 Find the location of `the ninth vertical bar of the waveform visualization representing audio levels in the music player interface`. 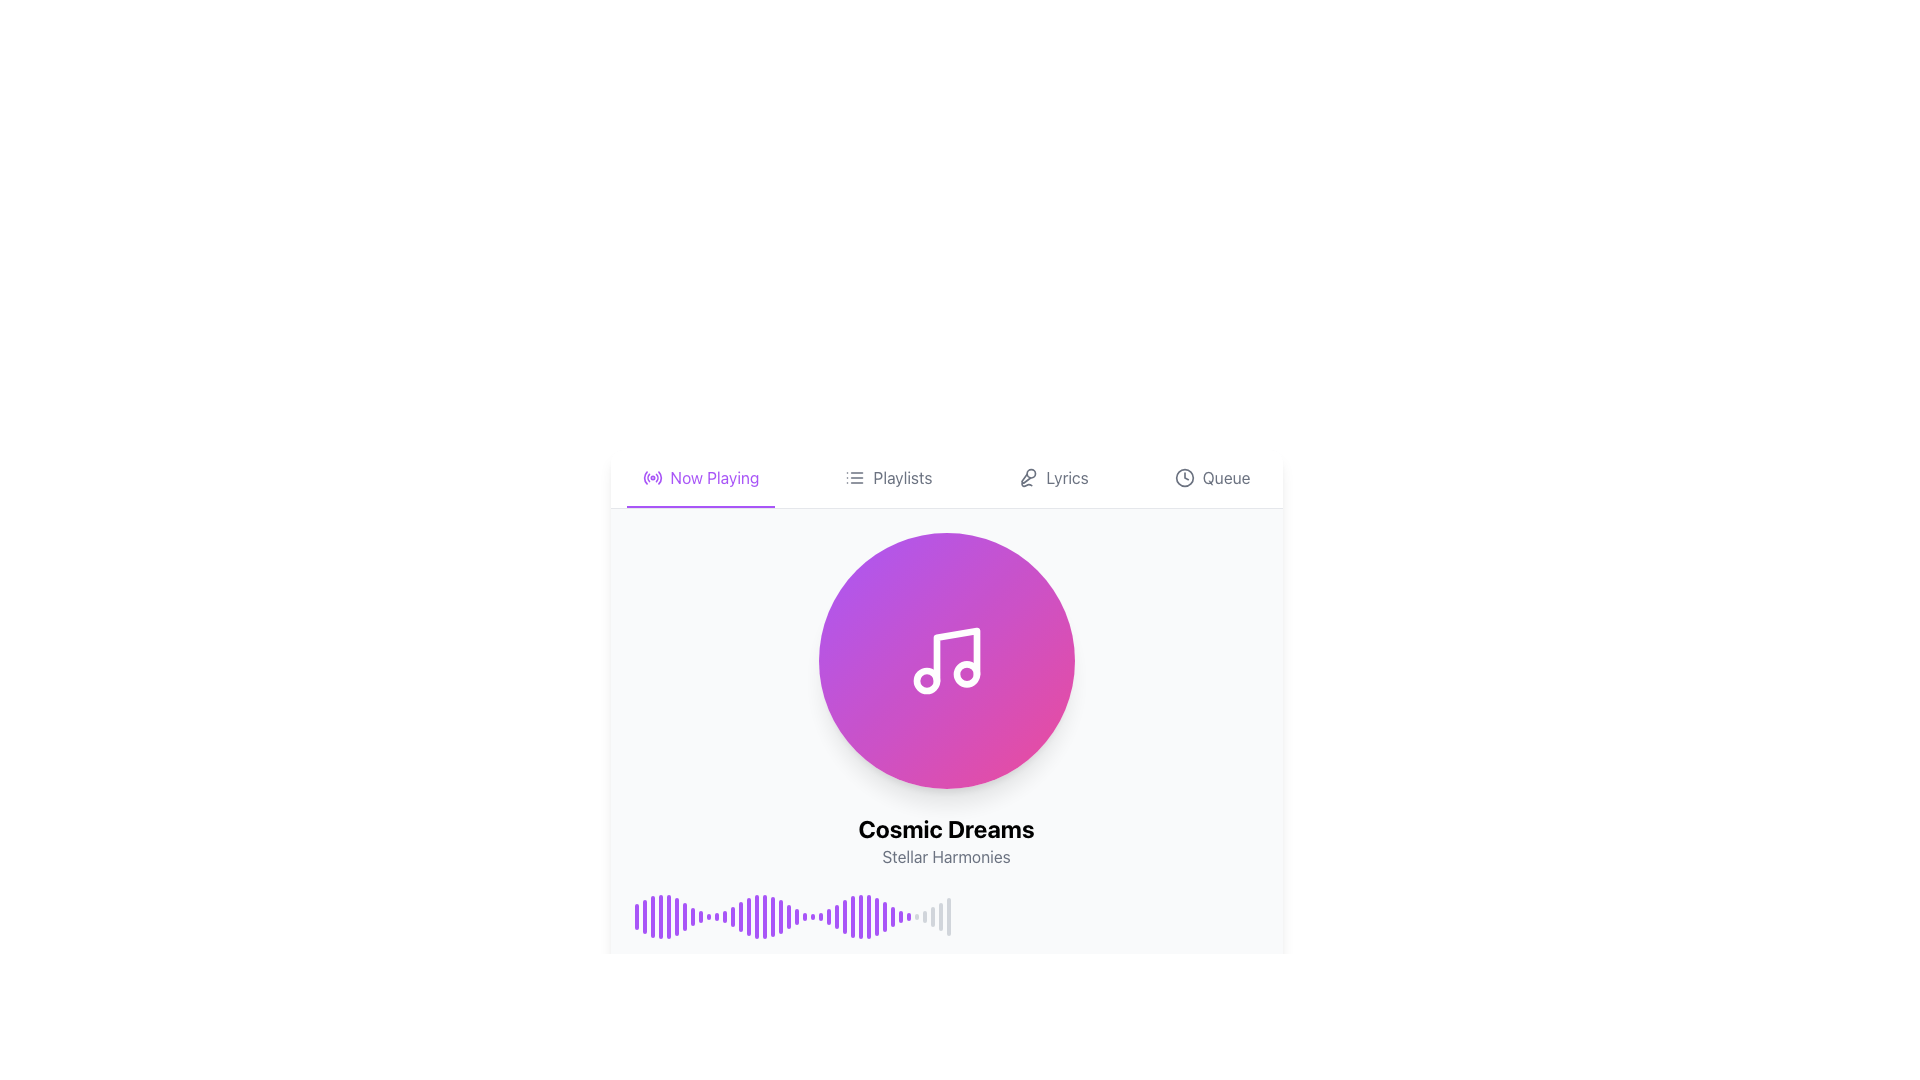

the ninth vertical bar of the waveform visualization representing audio levels in the music player interface is located at coordinates (700, 917).